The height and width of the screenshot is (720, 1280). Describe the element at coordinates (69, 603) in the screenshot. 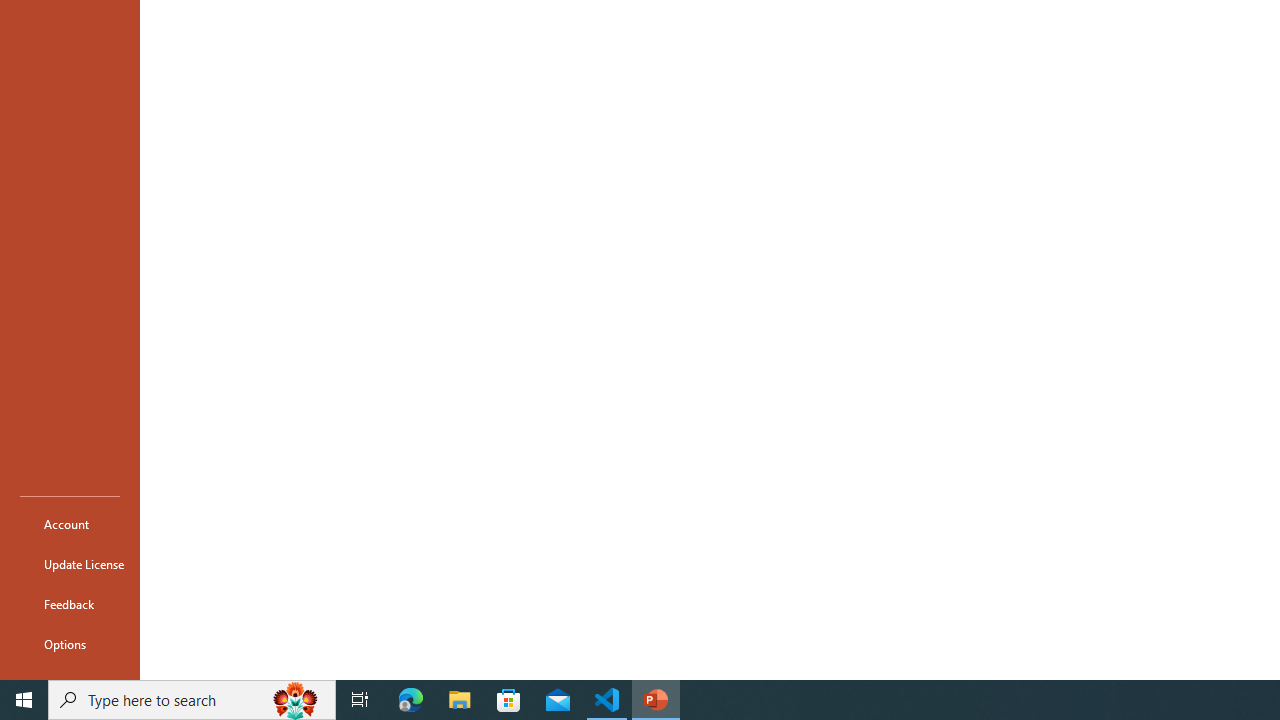

I see `'Feedback'` at that location.